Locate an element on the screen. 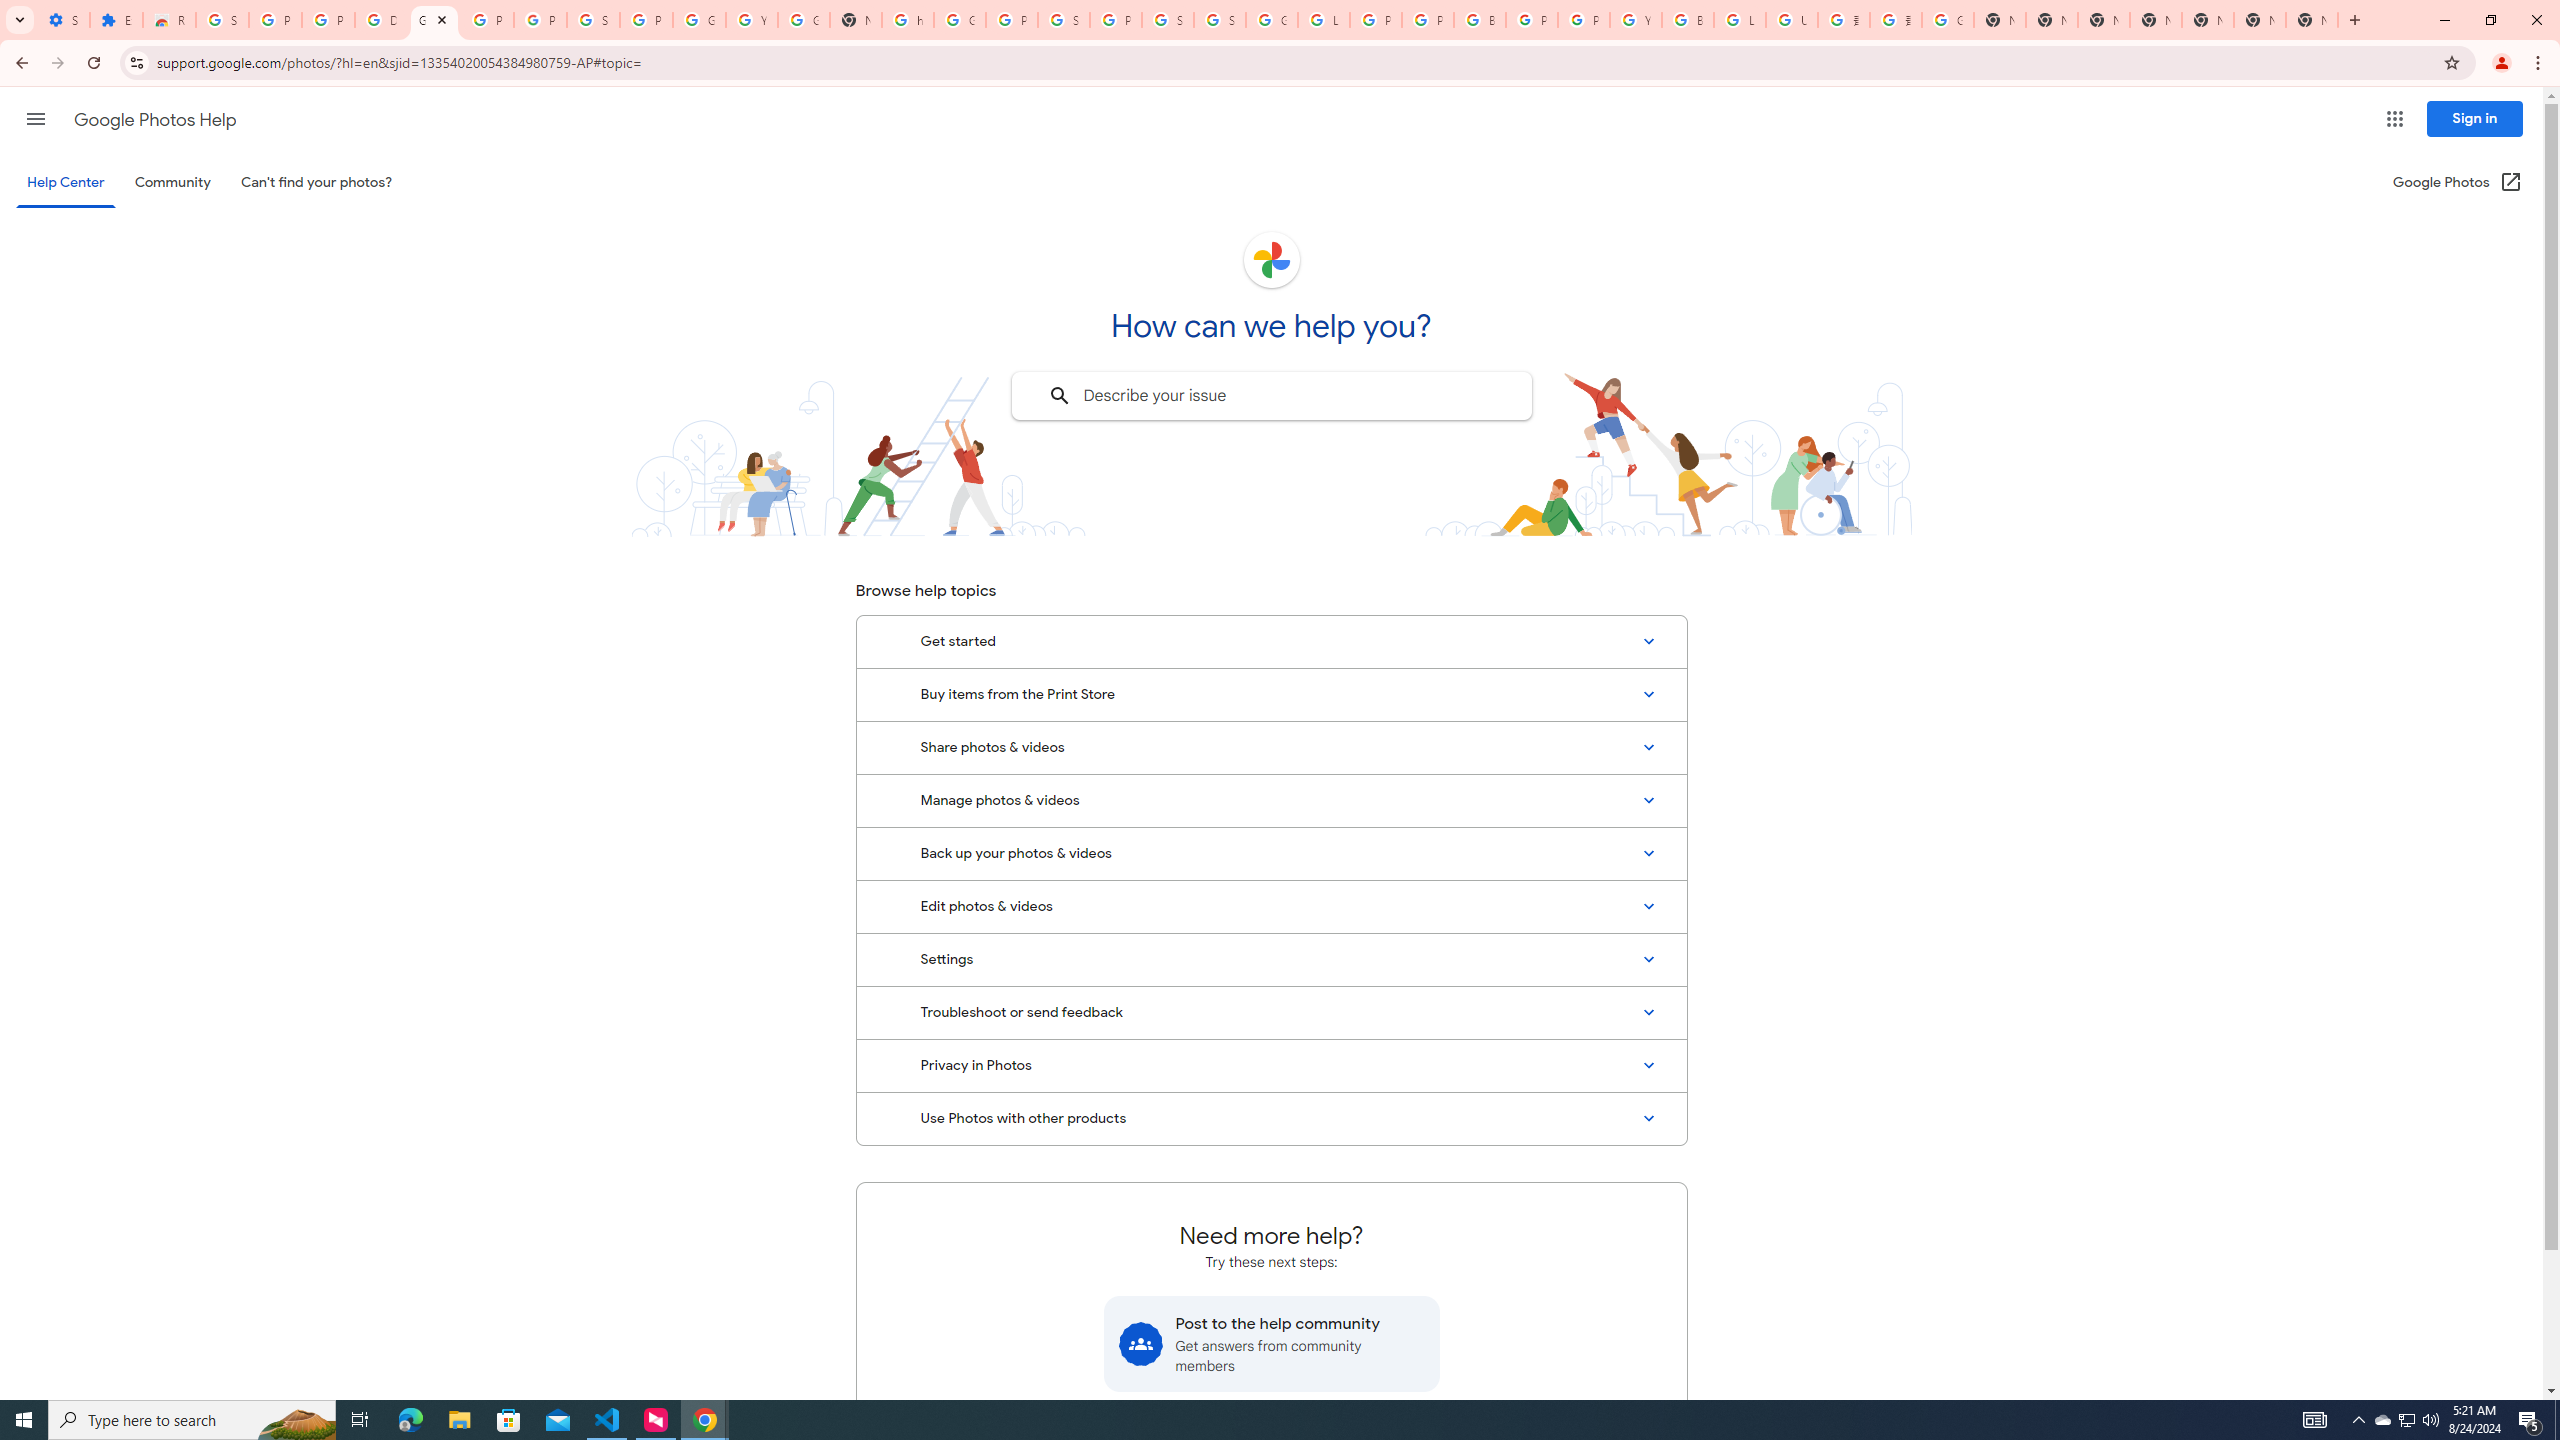  'Get started' is located at coordinates (1271, 642).